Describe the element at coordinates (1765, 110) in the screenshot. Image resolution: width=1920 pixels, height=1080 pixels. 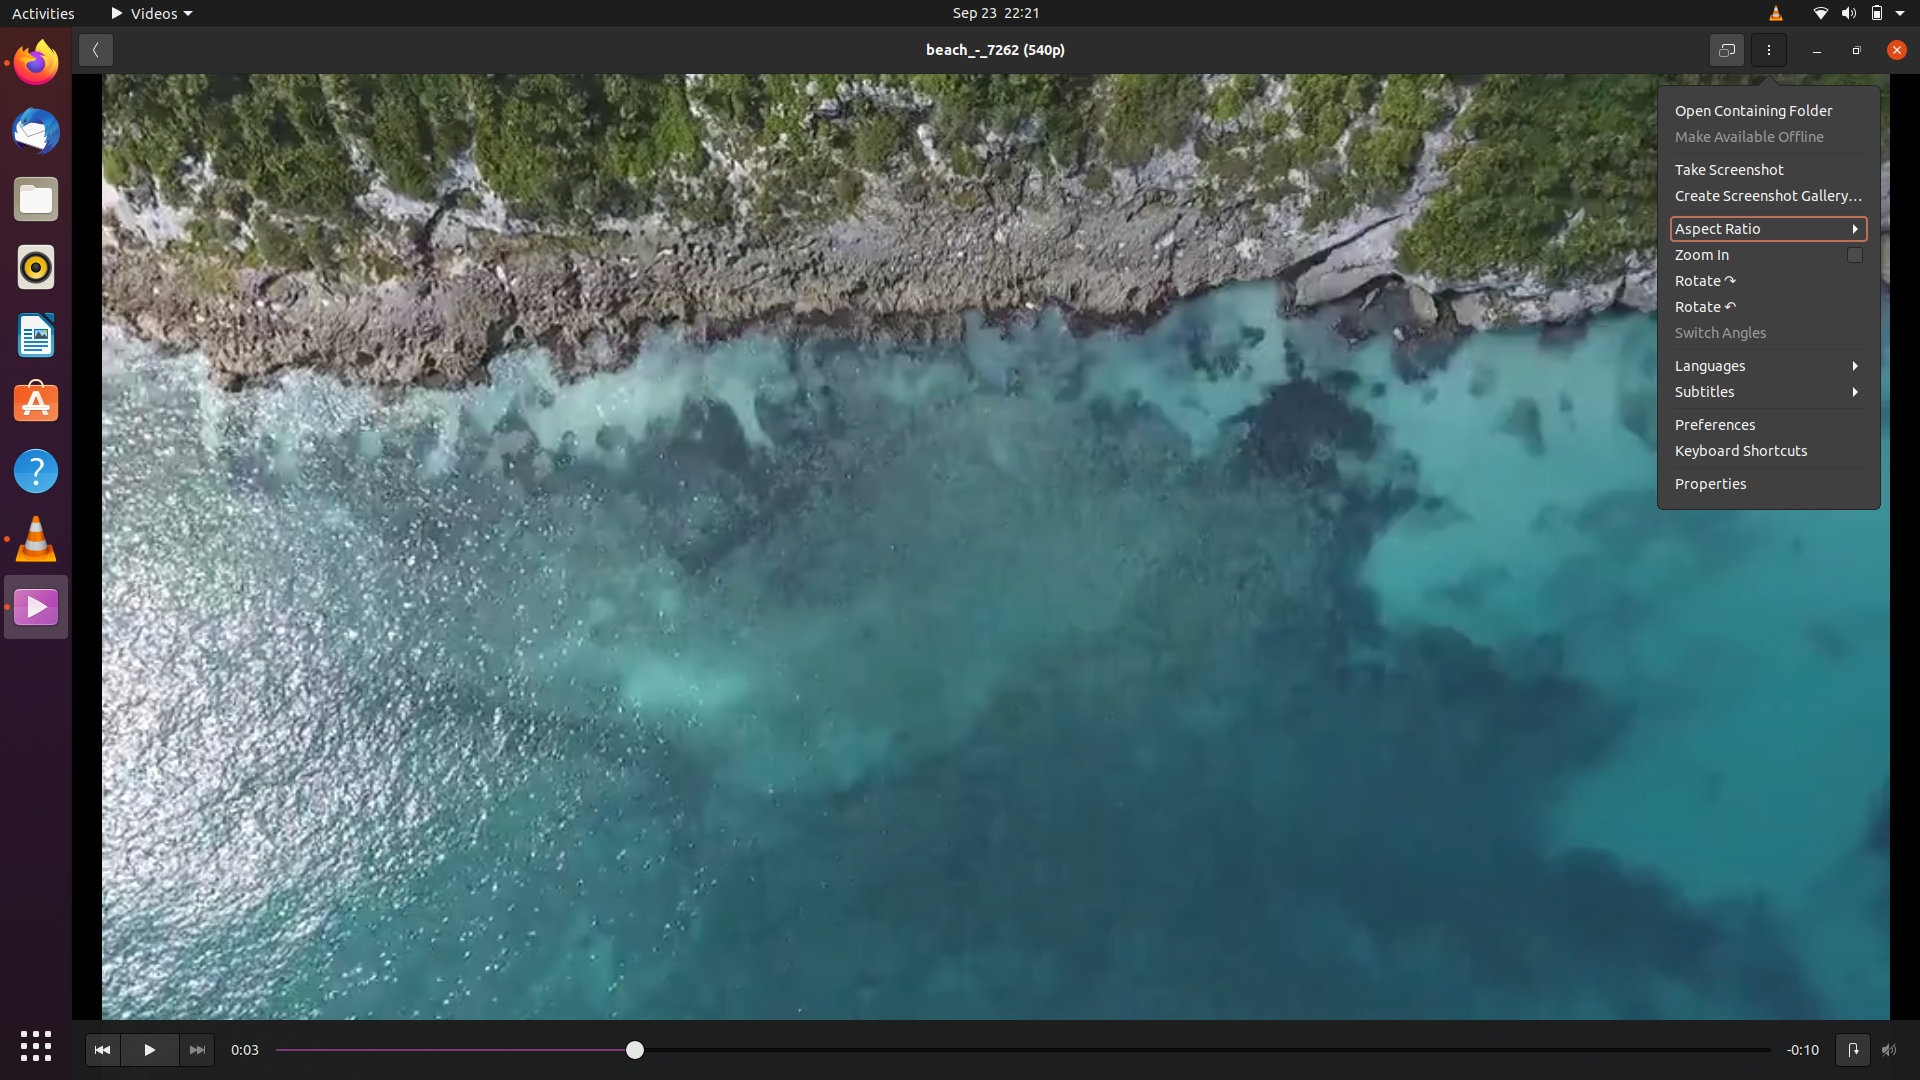
I see `the containing folder of the current video` at that location.